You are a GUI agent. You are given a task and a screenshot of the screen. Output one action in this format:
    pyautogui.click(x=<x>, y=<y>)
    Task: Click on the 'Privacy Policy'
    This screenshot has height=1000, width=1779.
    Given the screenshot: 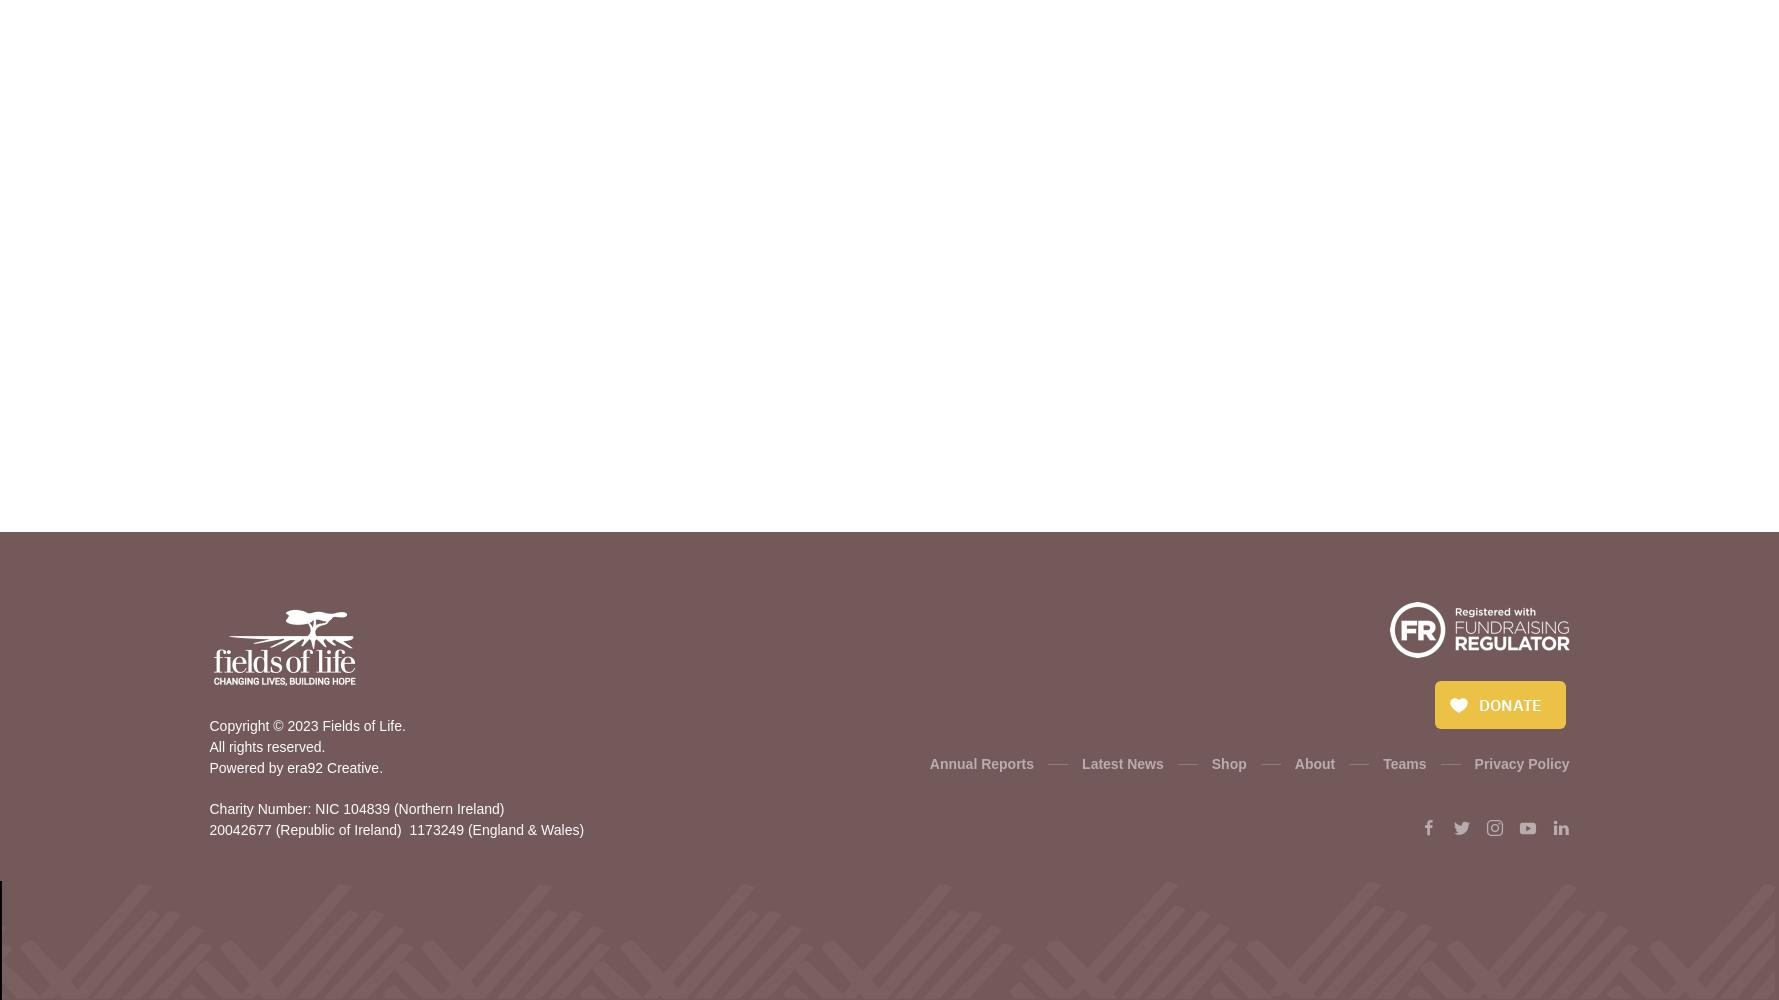 What is the action you would take?
    pyautogui.click(x=1521, y=764)
    